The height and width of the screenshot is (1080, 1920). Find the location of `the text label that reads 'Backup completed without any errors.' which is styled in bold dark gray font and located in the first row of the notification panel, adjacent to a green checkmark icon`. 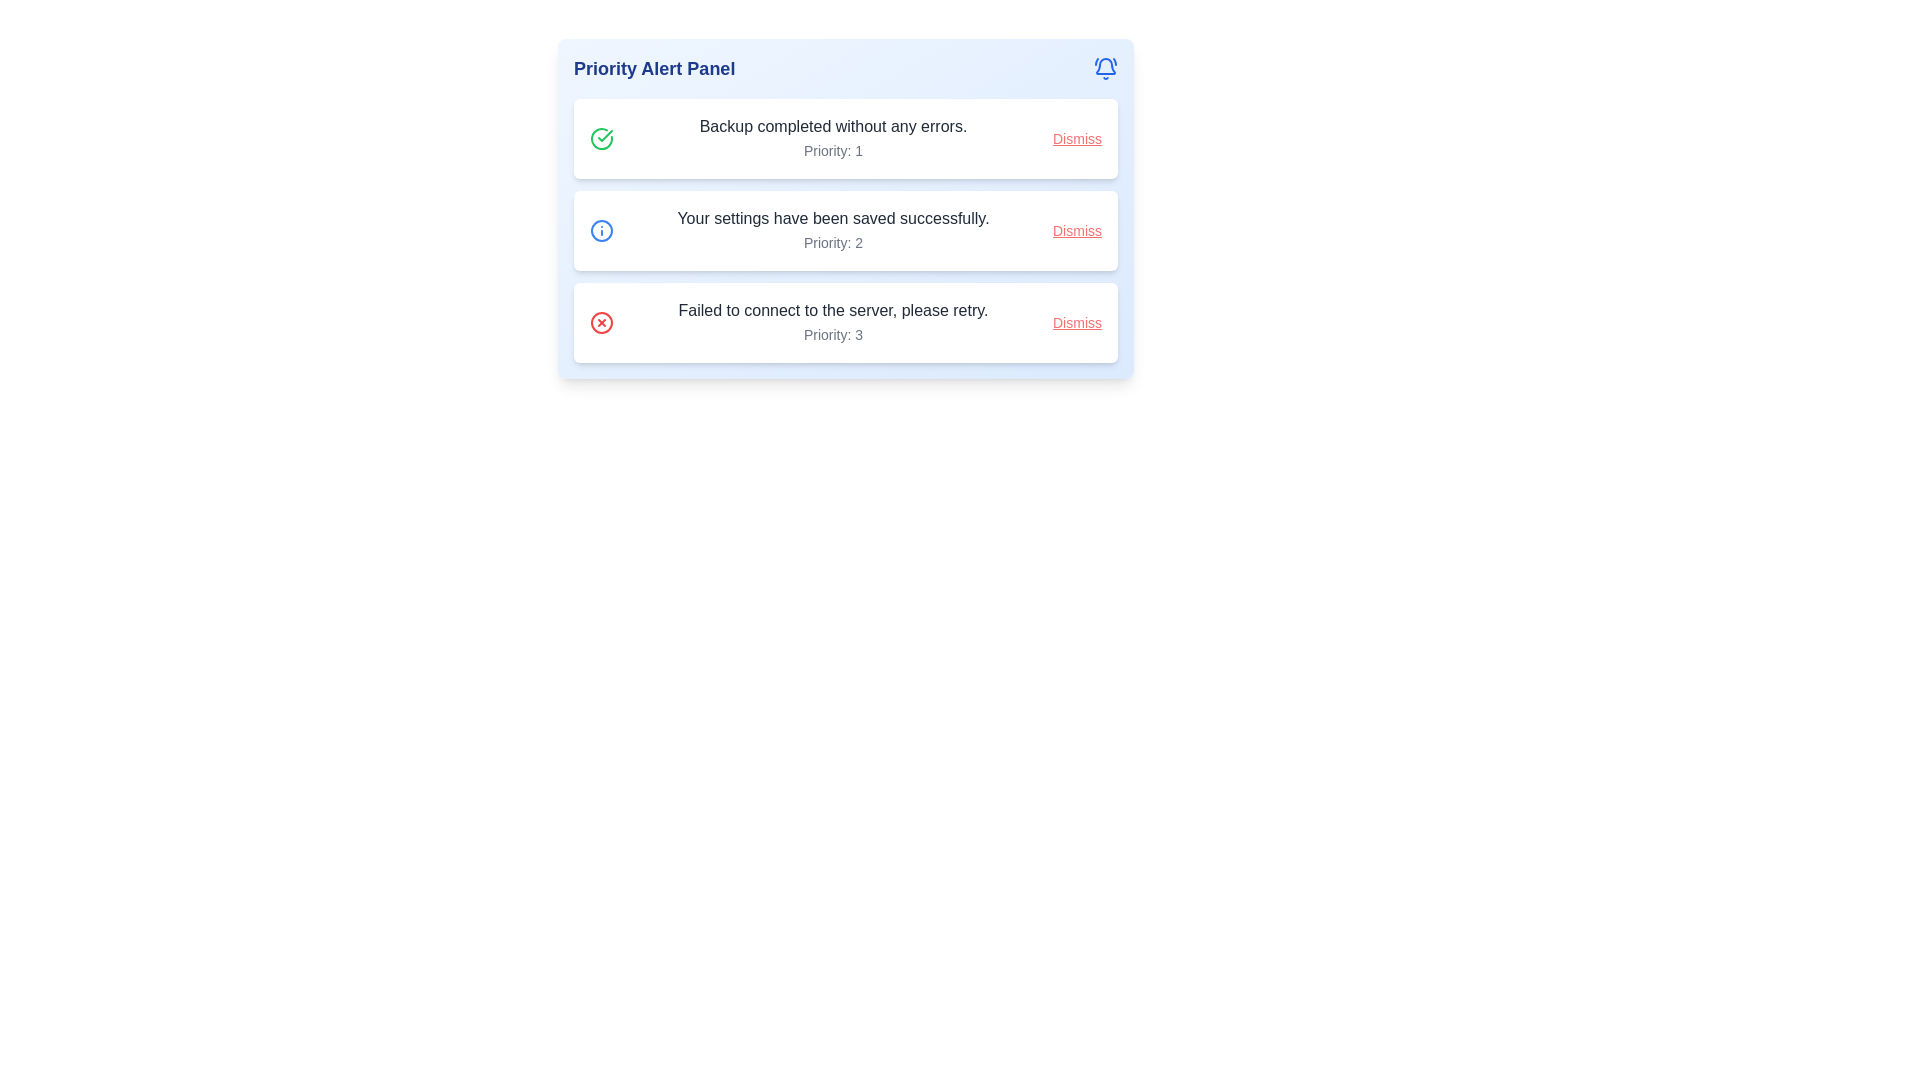

the text label that reads 'Backup completed without any errors.' which is styled in bold dark gray font and located in the first row of the notification panel, adjacent to a green checkmark icon is located at coordinates (833, 127).